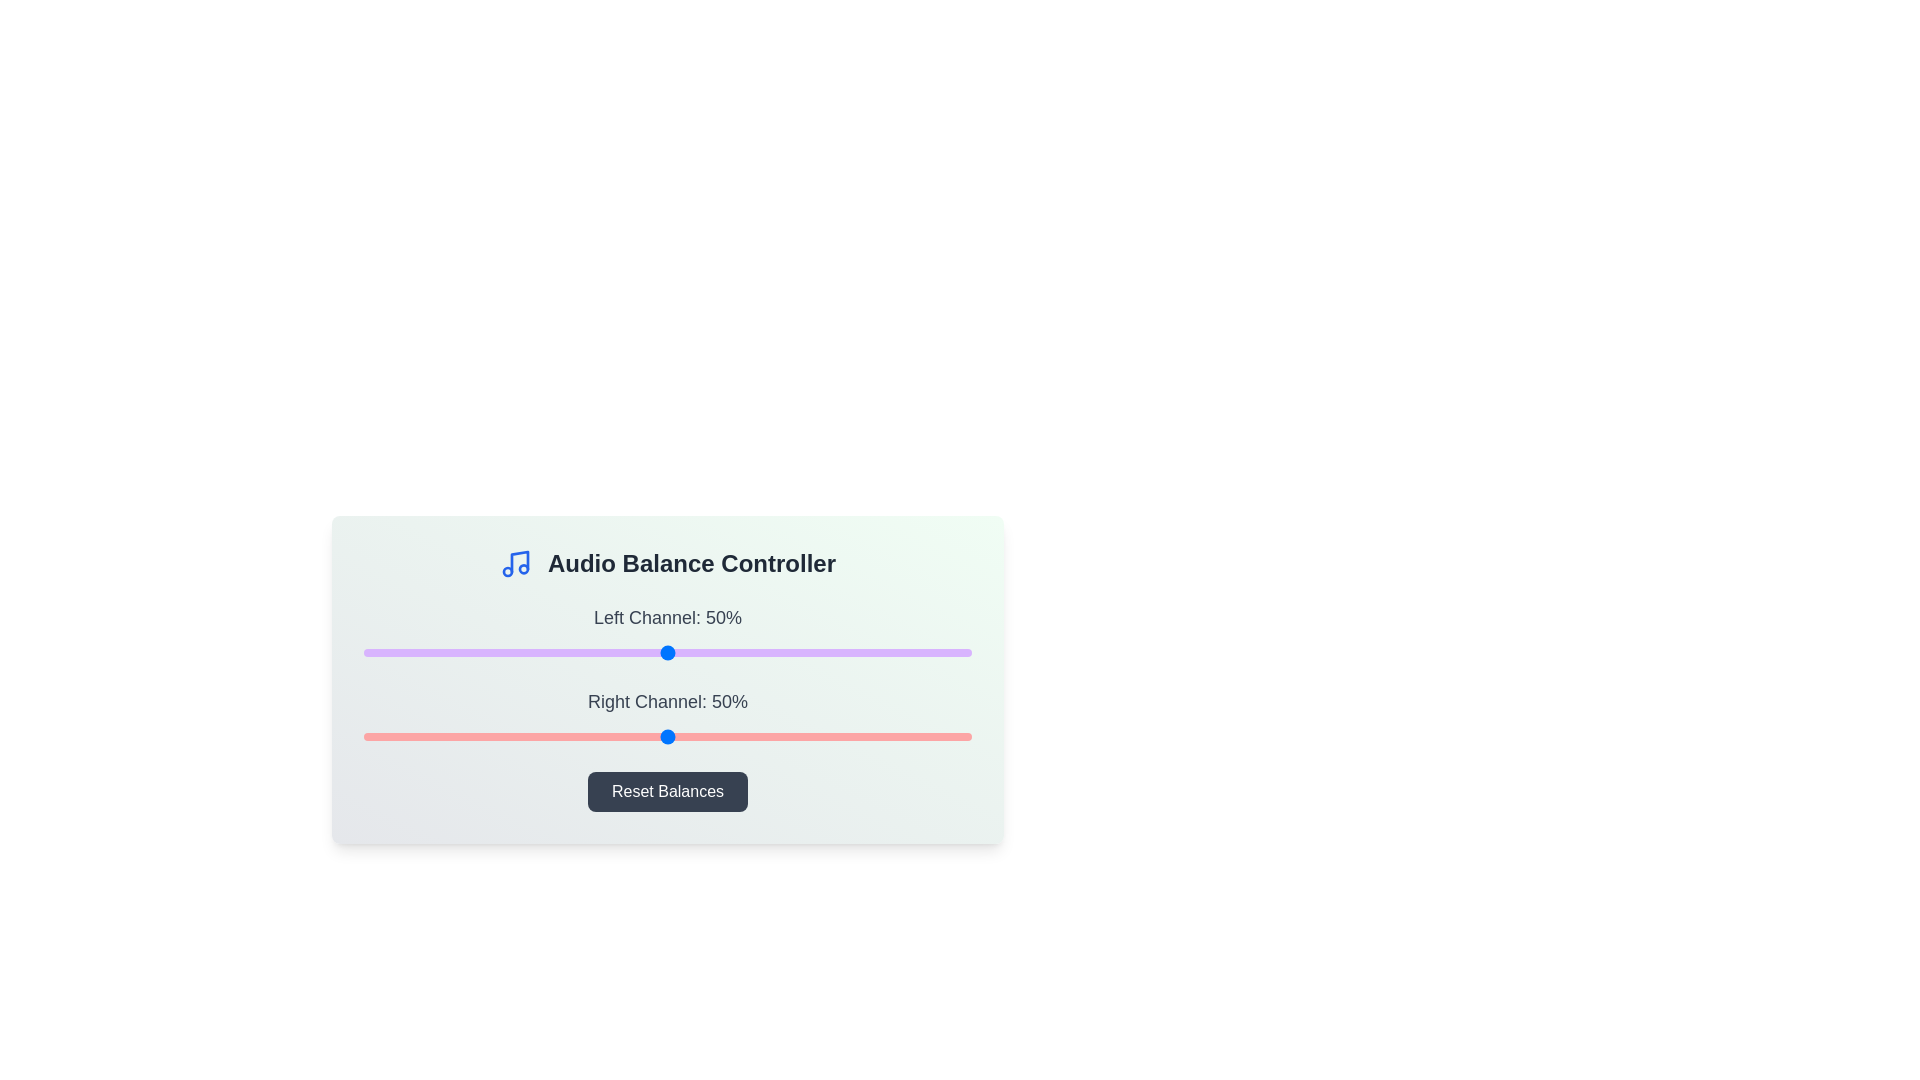 This screenshot has height=1080, width=1920. I want to click on the left audio channel balance to 22% using the slider, so click(497, 652).